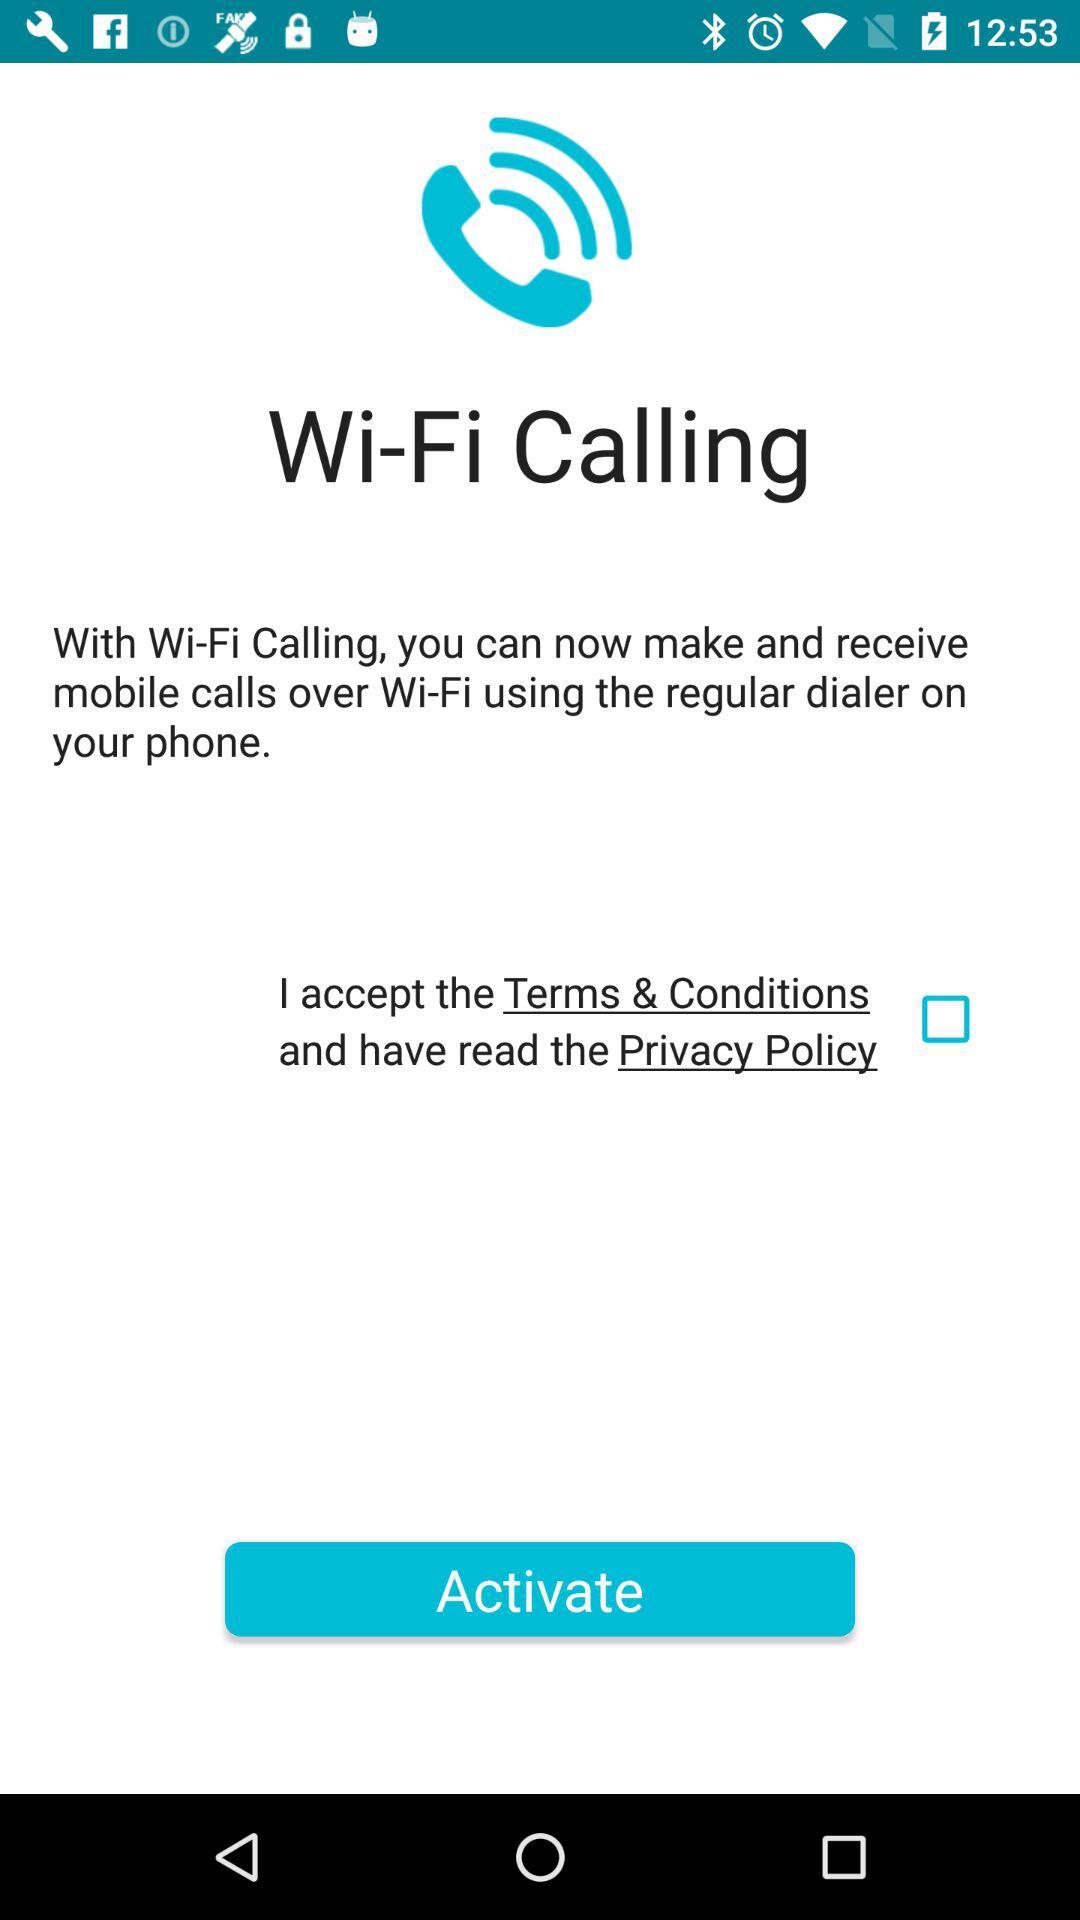 The height and width of the screenshot is (1920, 1080). Describe the element at coordinates (525, 222) in the screenshot. I see `app above wi-fi calling icon` at that location.